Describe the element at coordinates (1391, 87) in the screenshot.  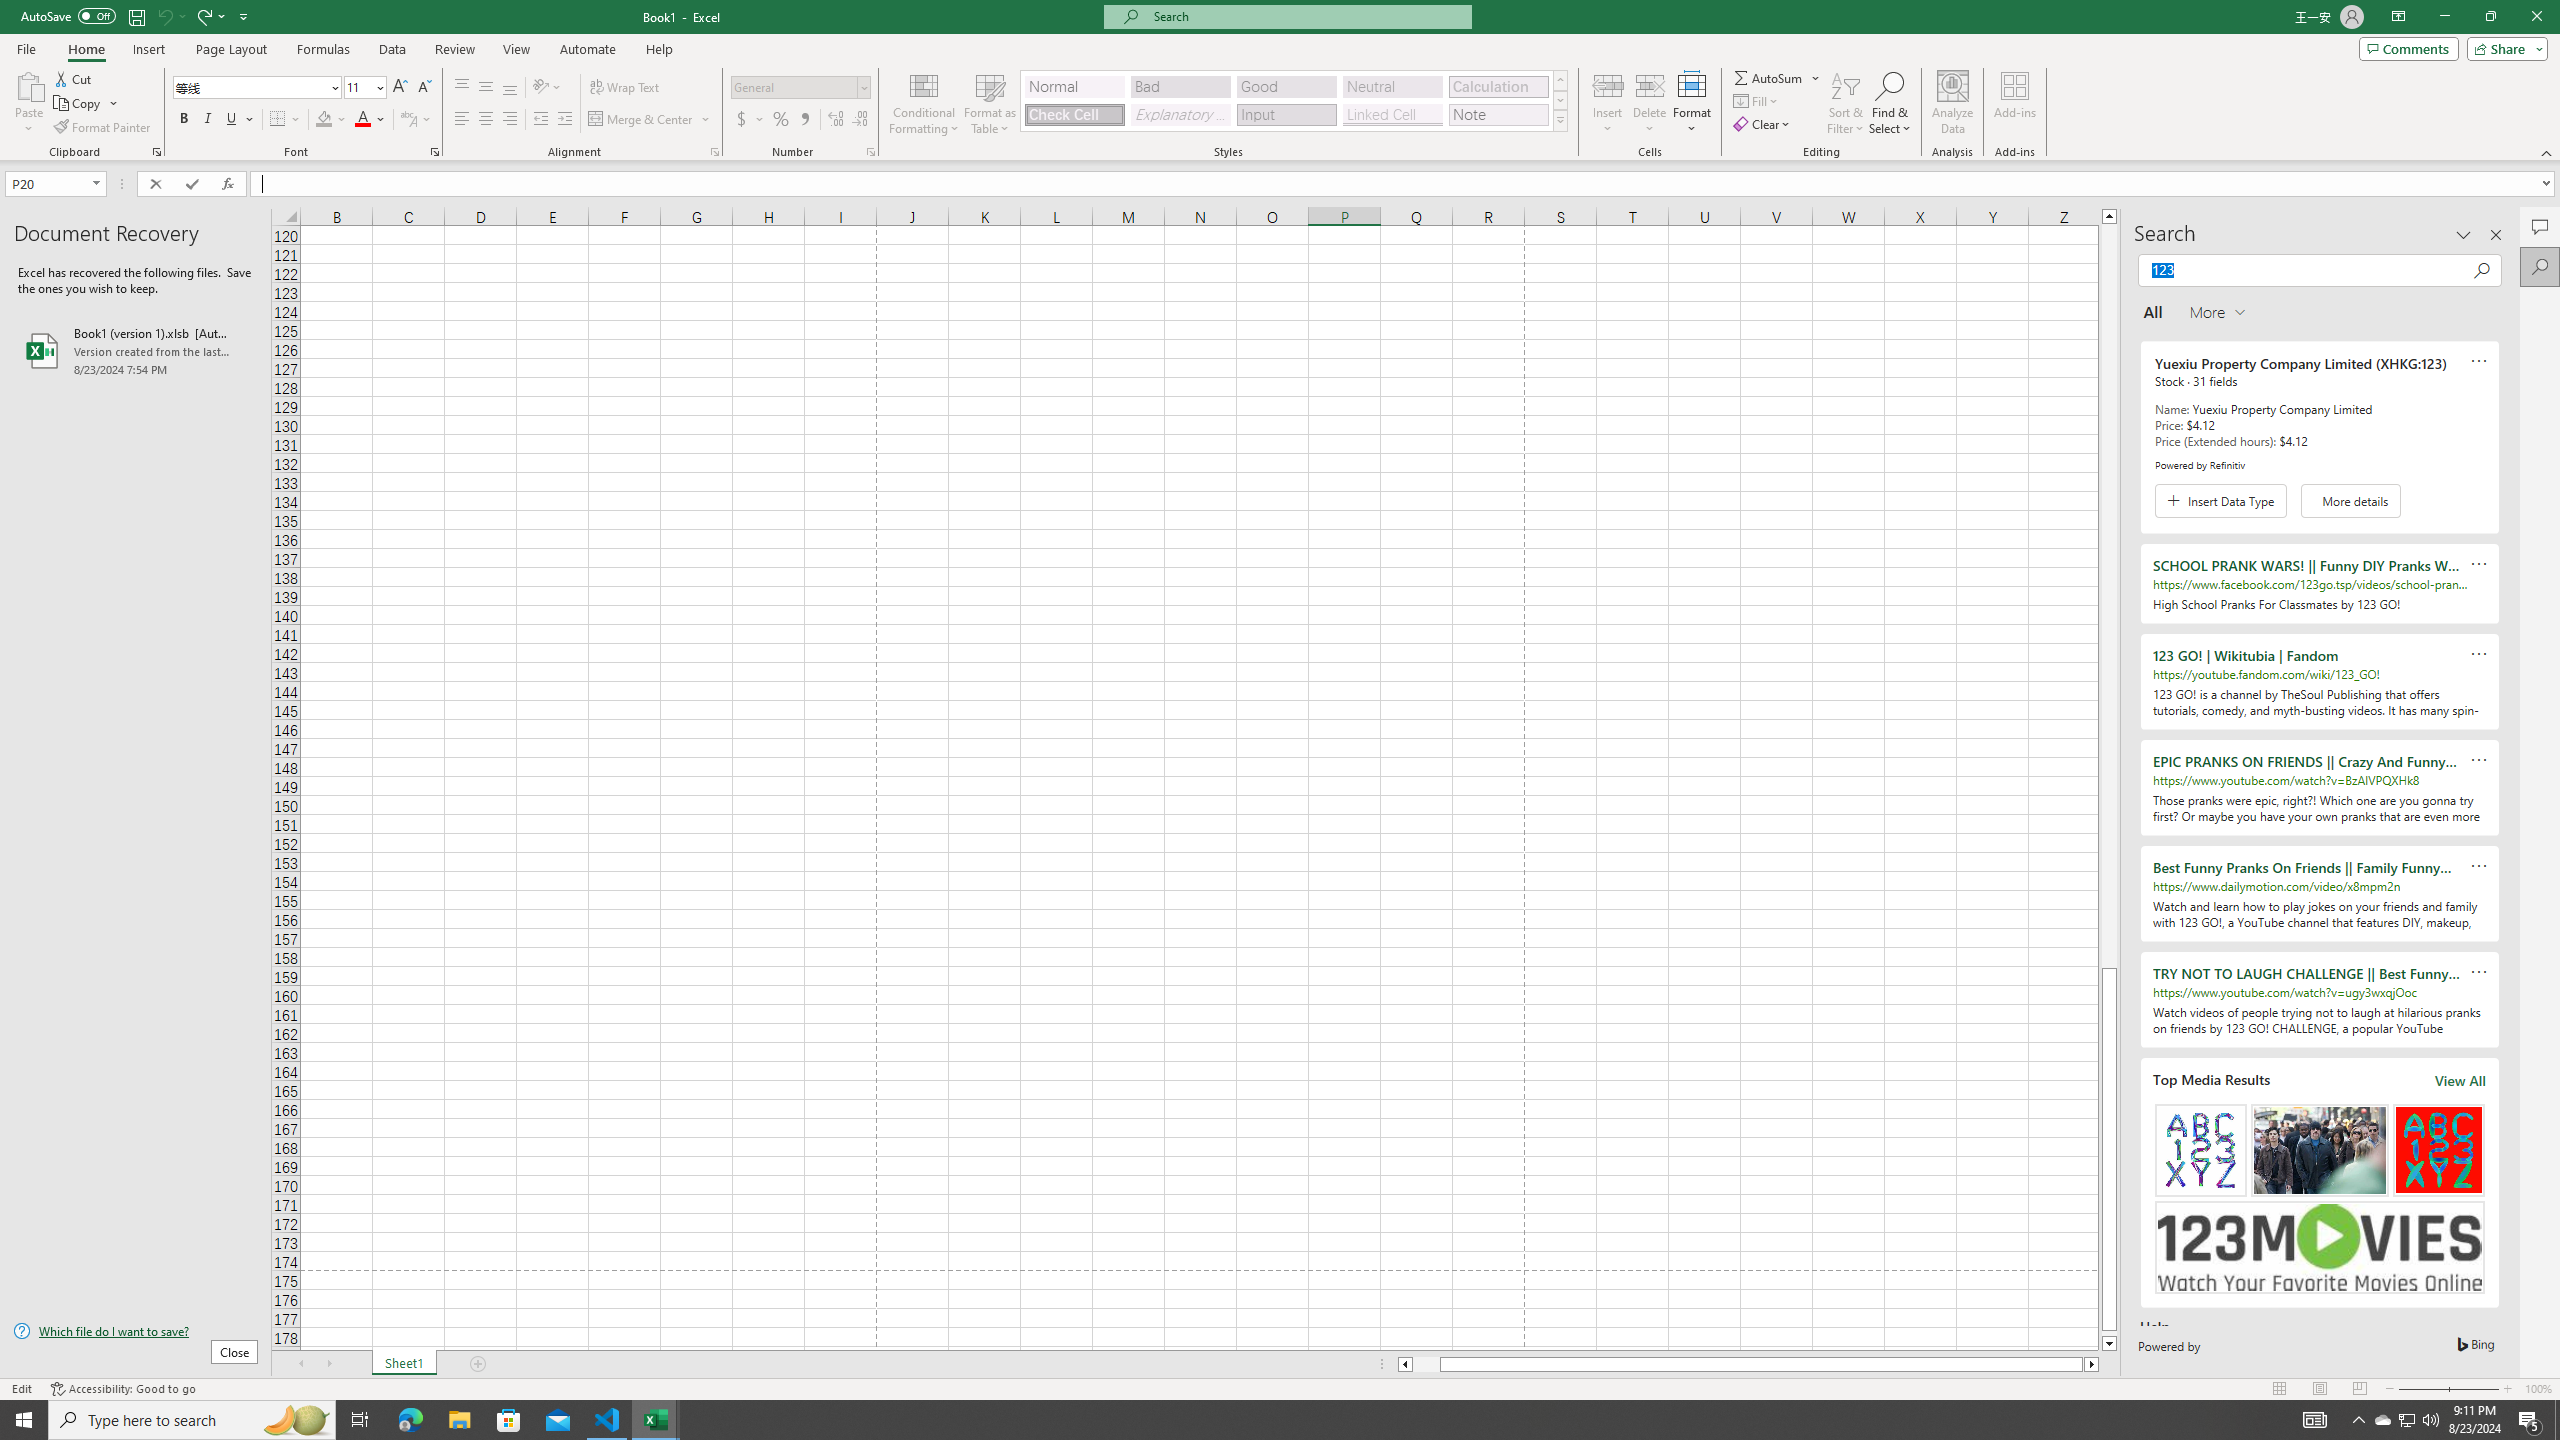
I see `'Neutral'` at that location.